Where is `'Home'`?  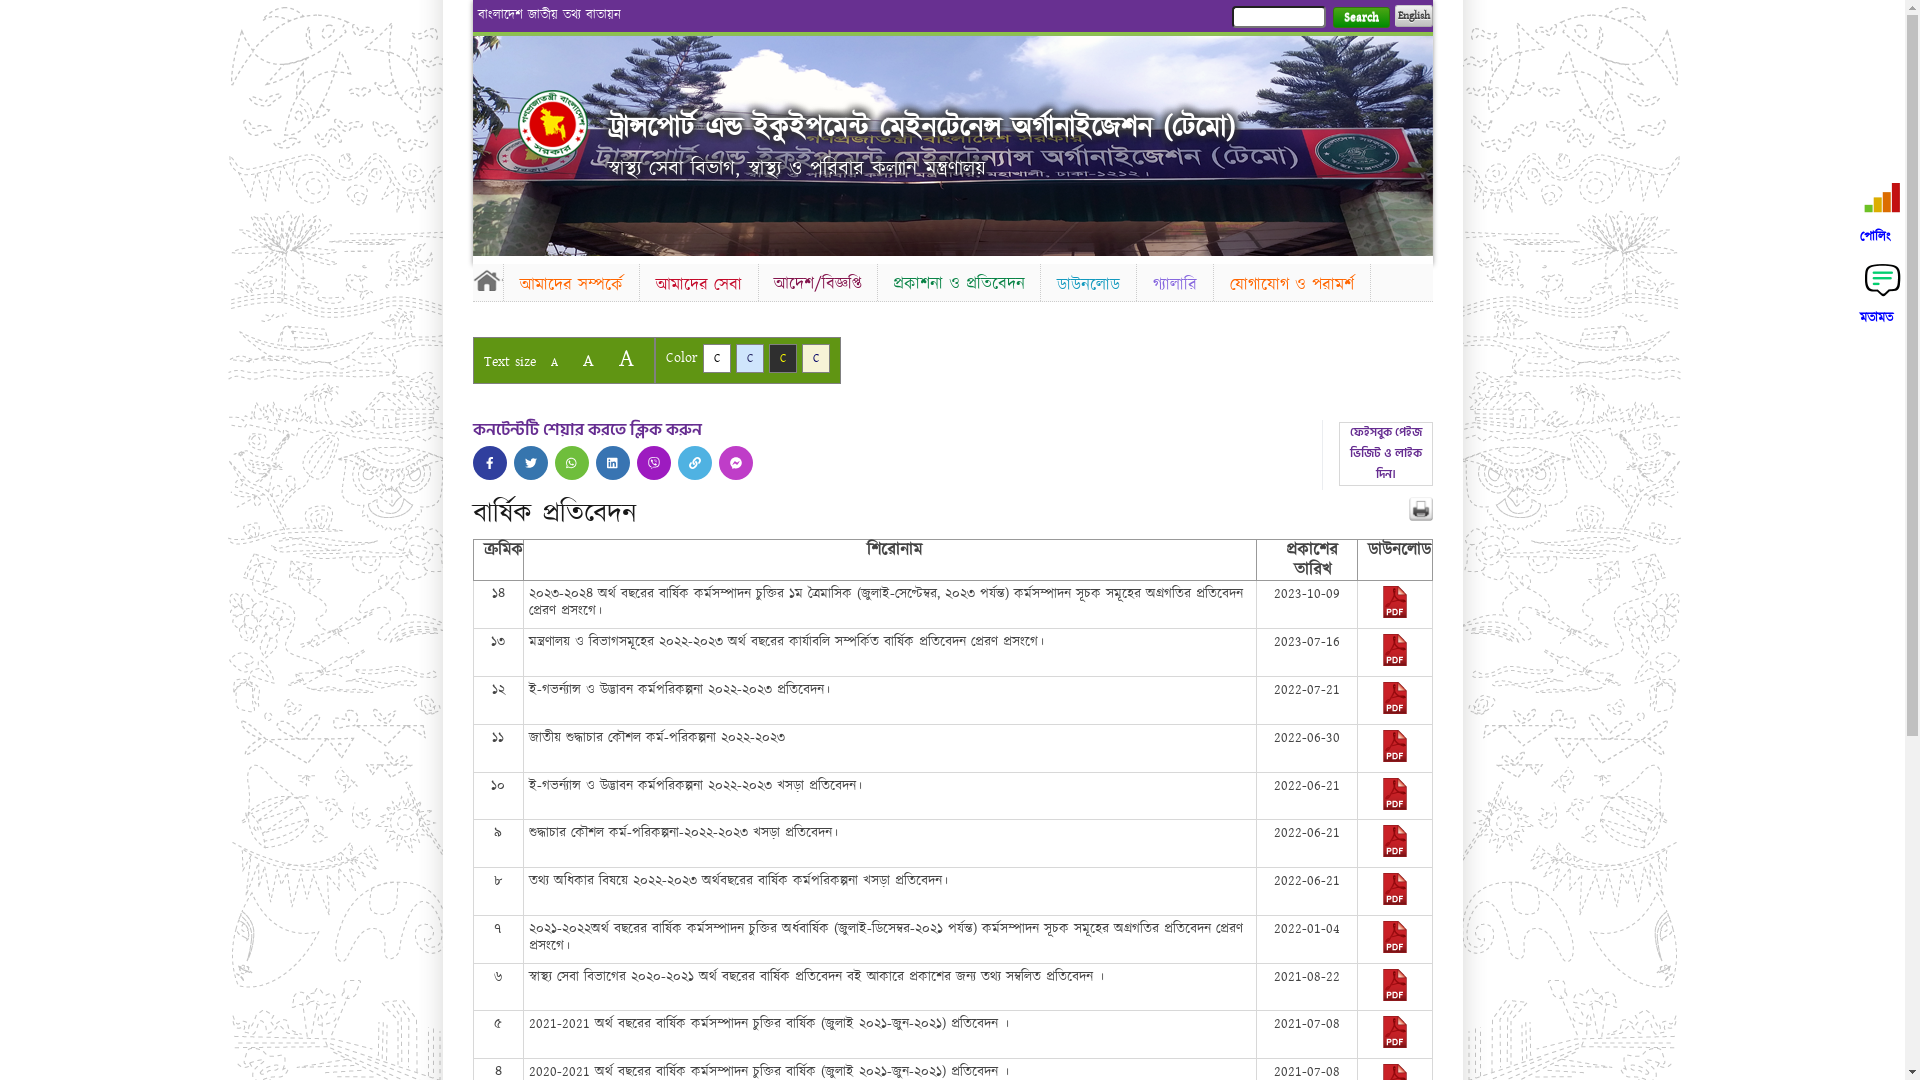
'Home' is located at coordinates (470, 280).